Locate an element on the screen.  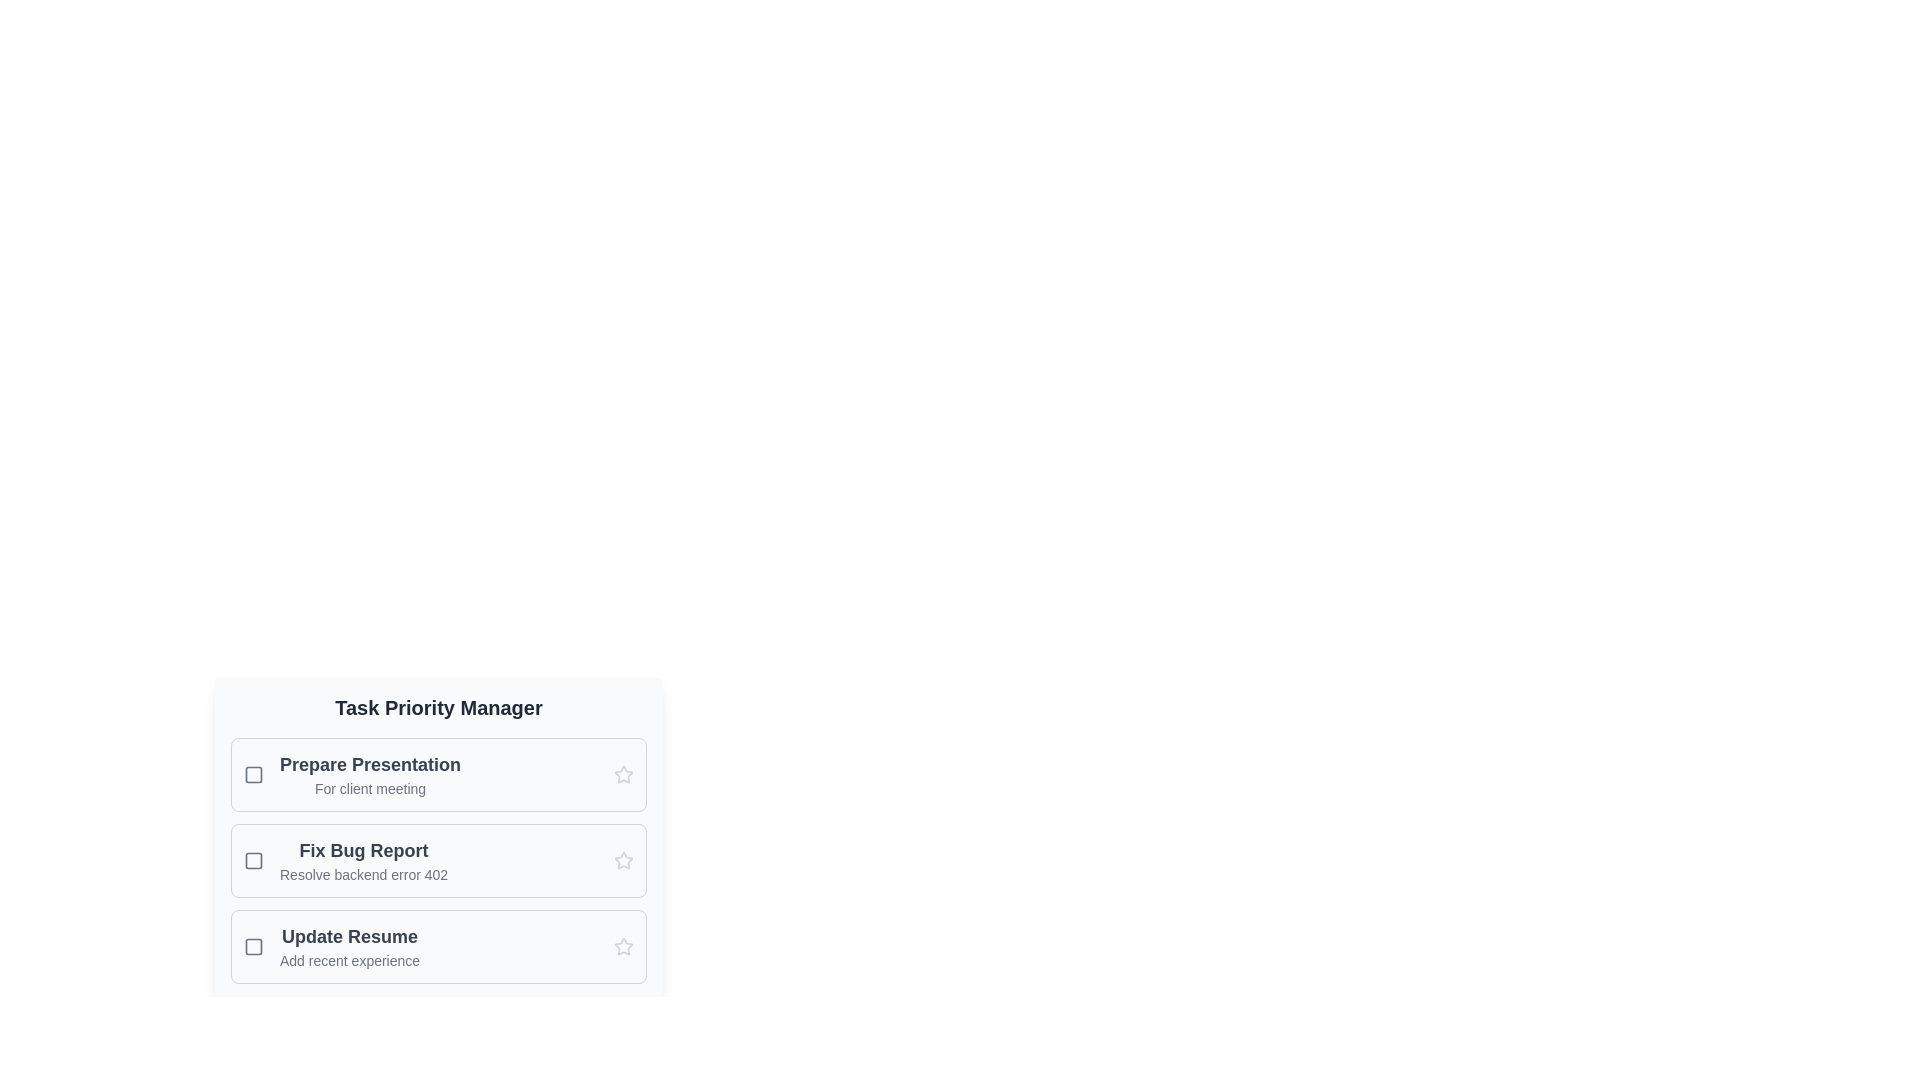
the square icon or checkbox placeholder associated with the task 'Prepare Presentation' to interact with it is located at coordinates (253, 774).